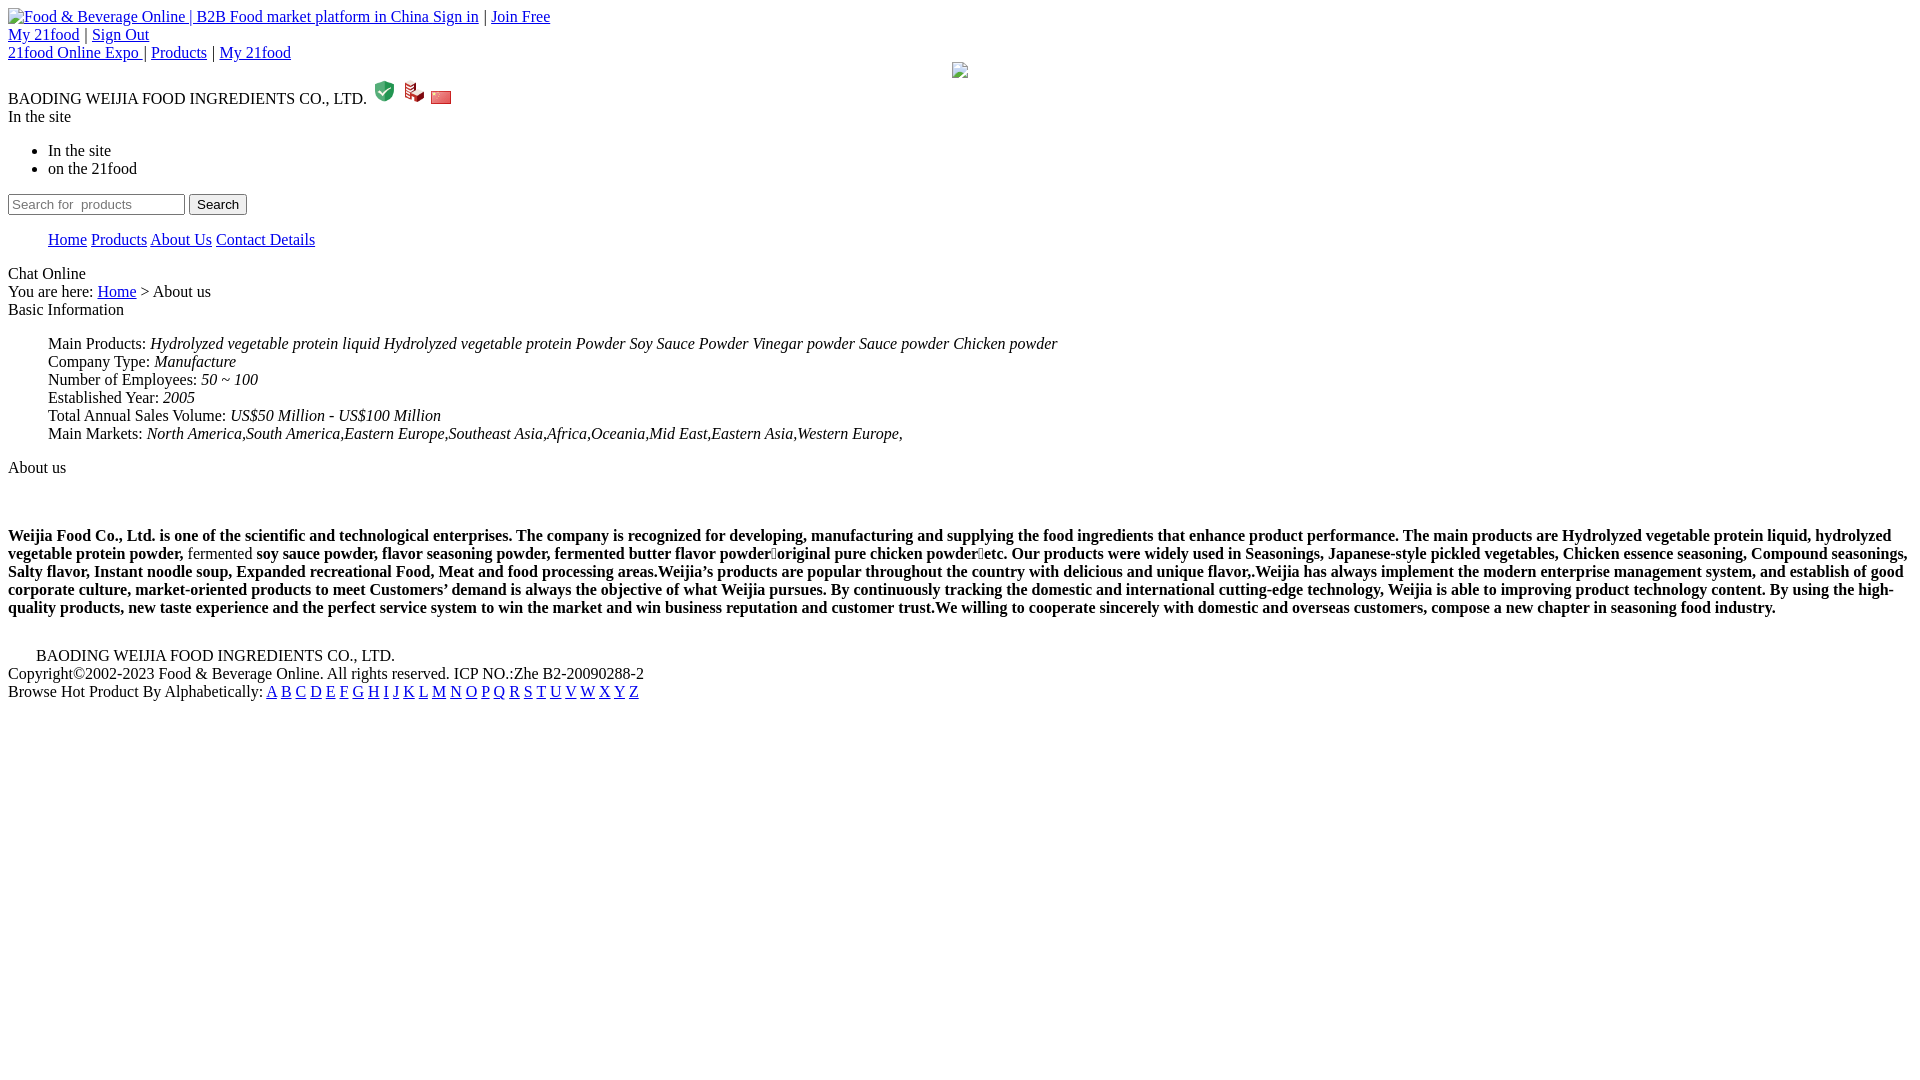  What do you see at coordinates (618, 690) in the screenshot?
I see `'Y'` at bounding box center [618, 690].